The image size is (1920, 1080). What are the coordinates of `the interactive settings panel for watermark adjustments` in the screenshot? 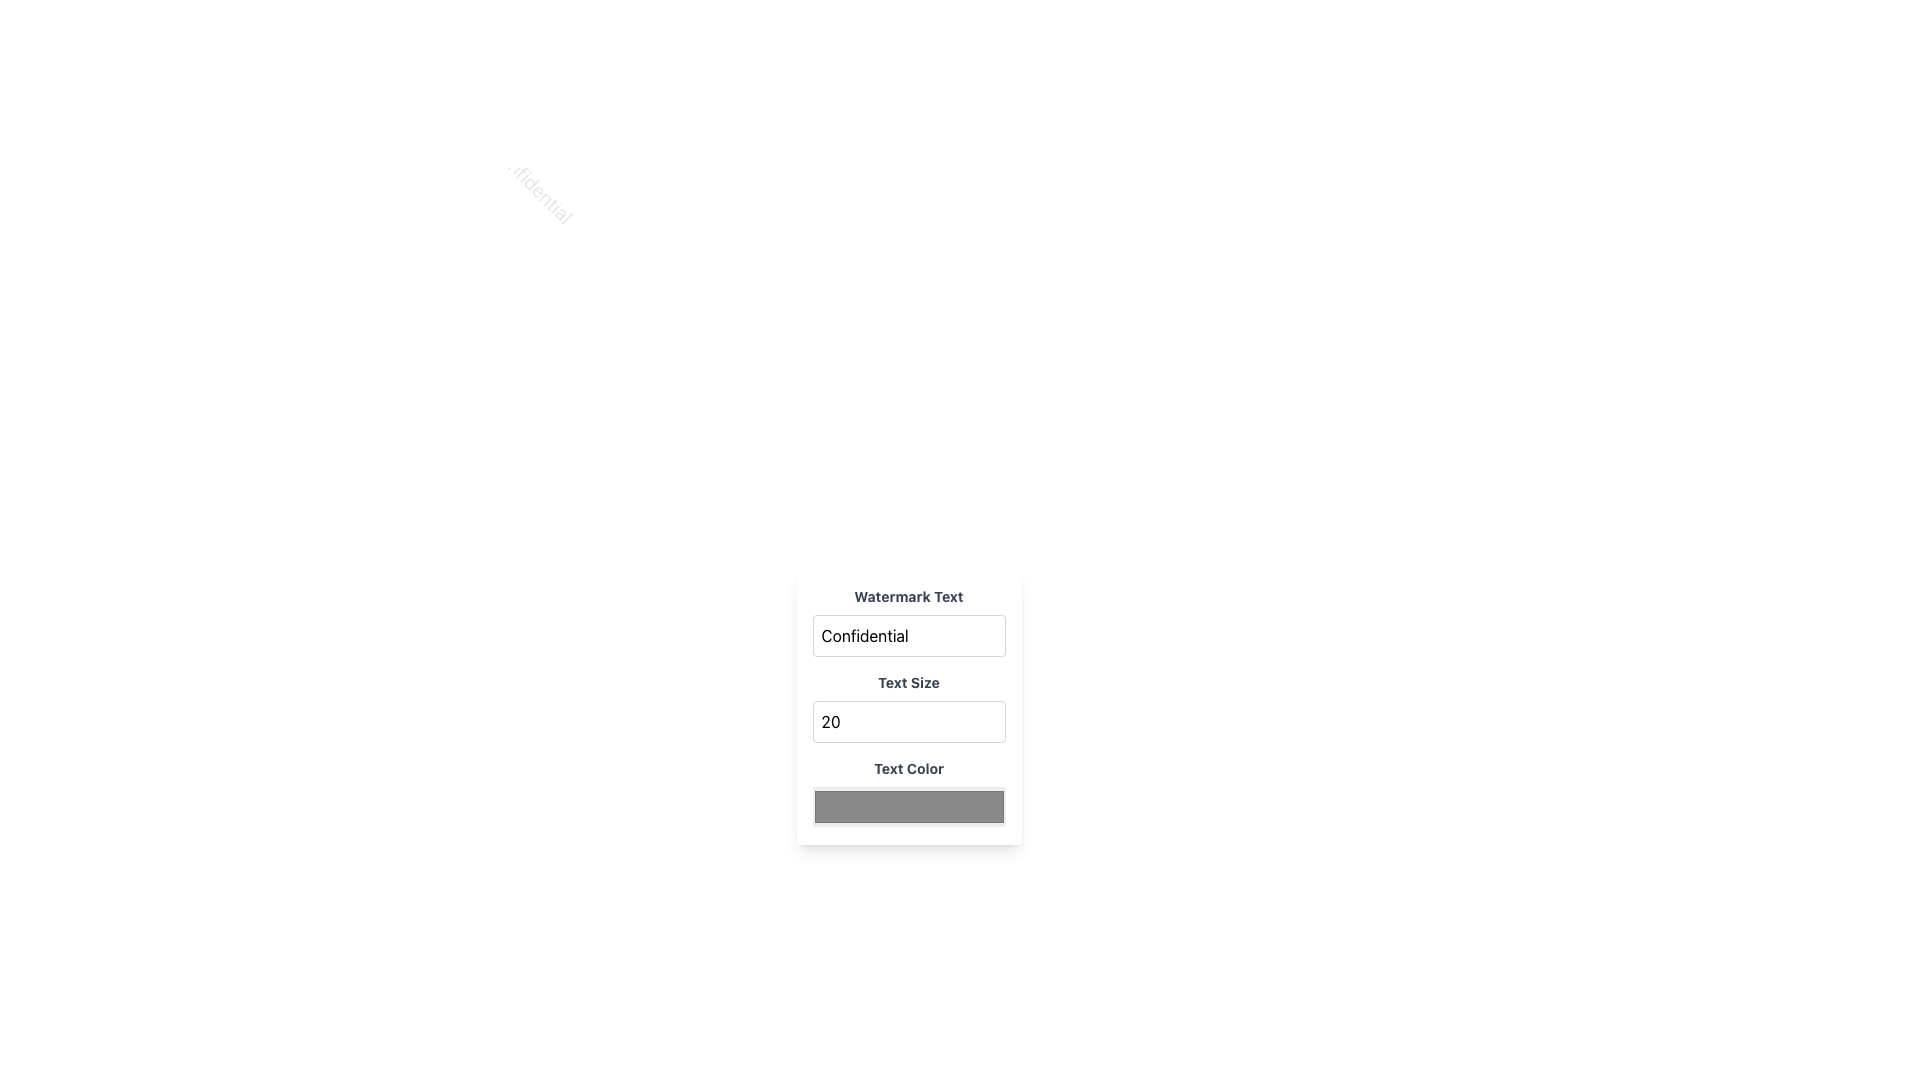 It's located at (907, 707).